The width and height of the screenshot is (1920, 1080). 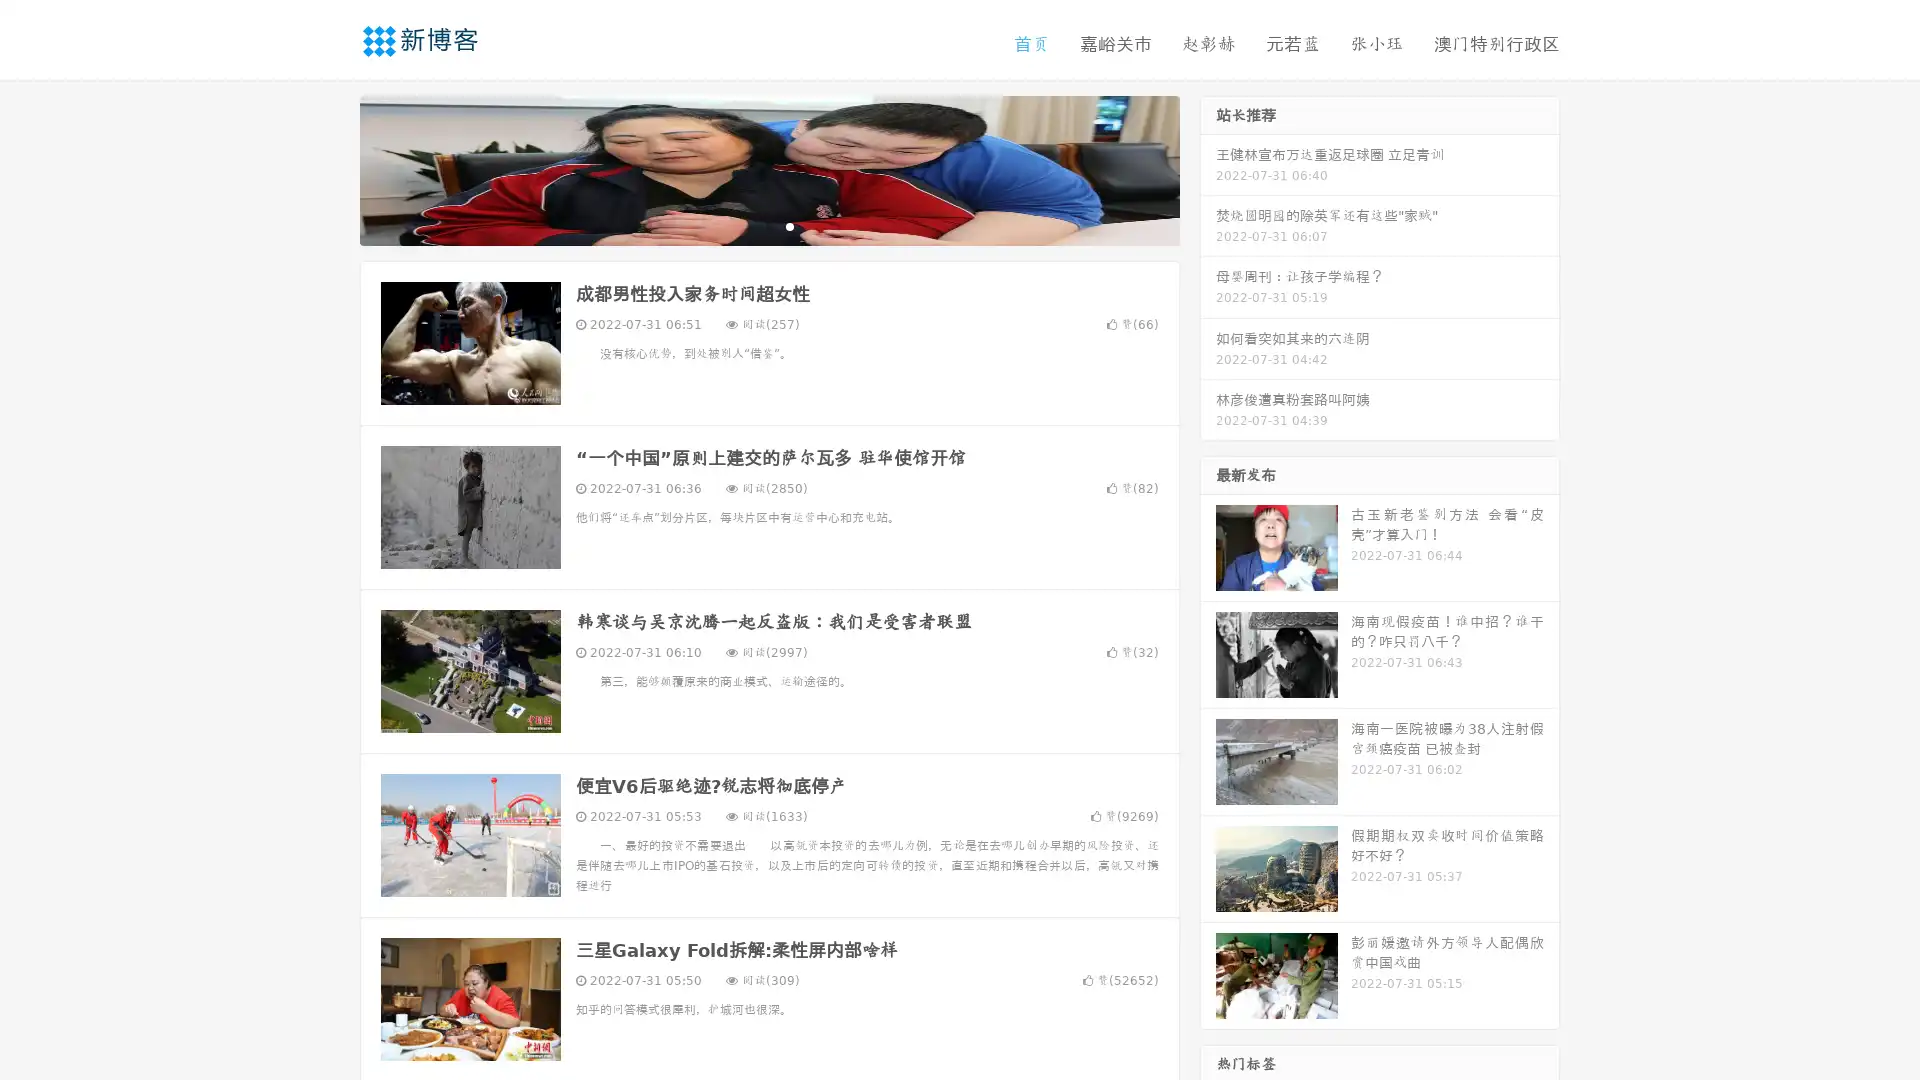 I want to click on Go to slide 2, so click(x=768, y=225).